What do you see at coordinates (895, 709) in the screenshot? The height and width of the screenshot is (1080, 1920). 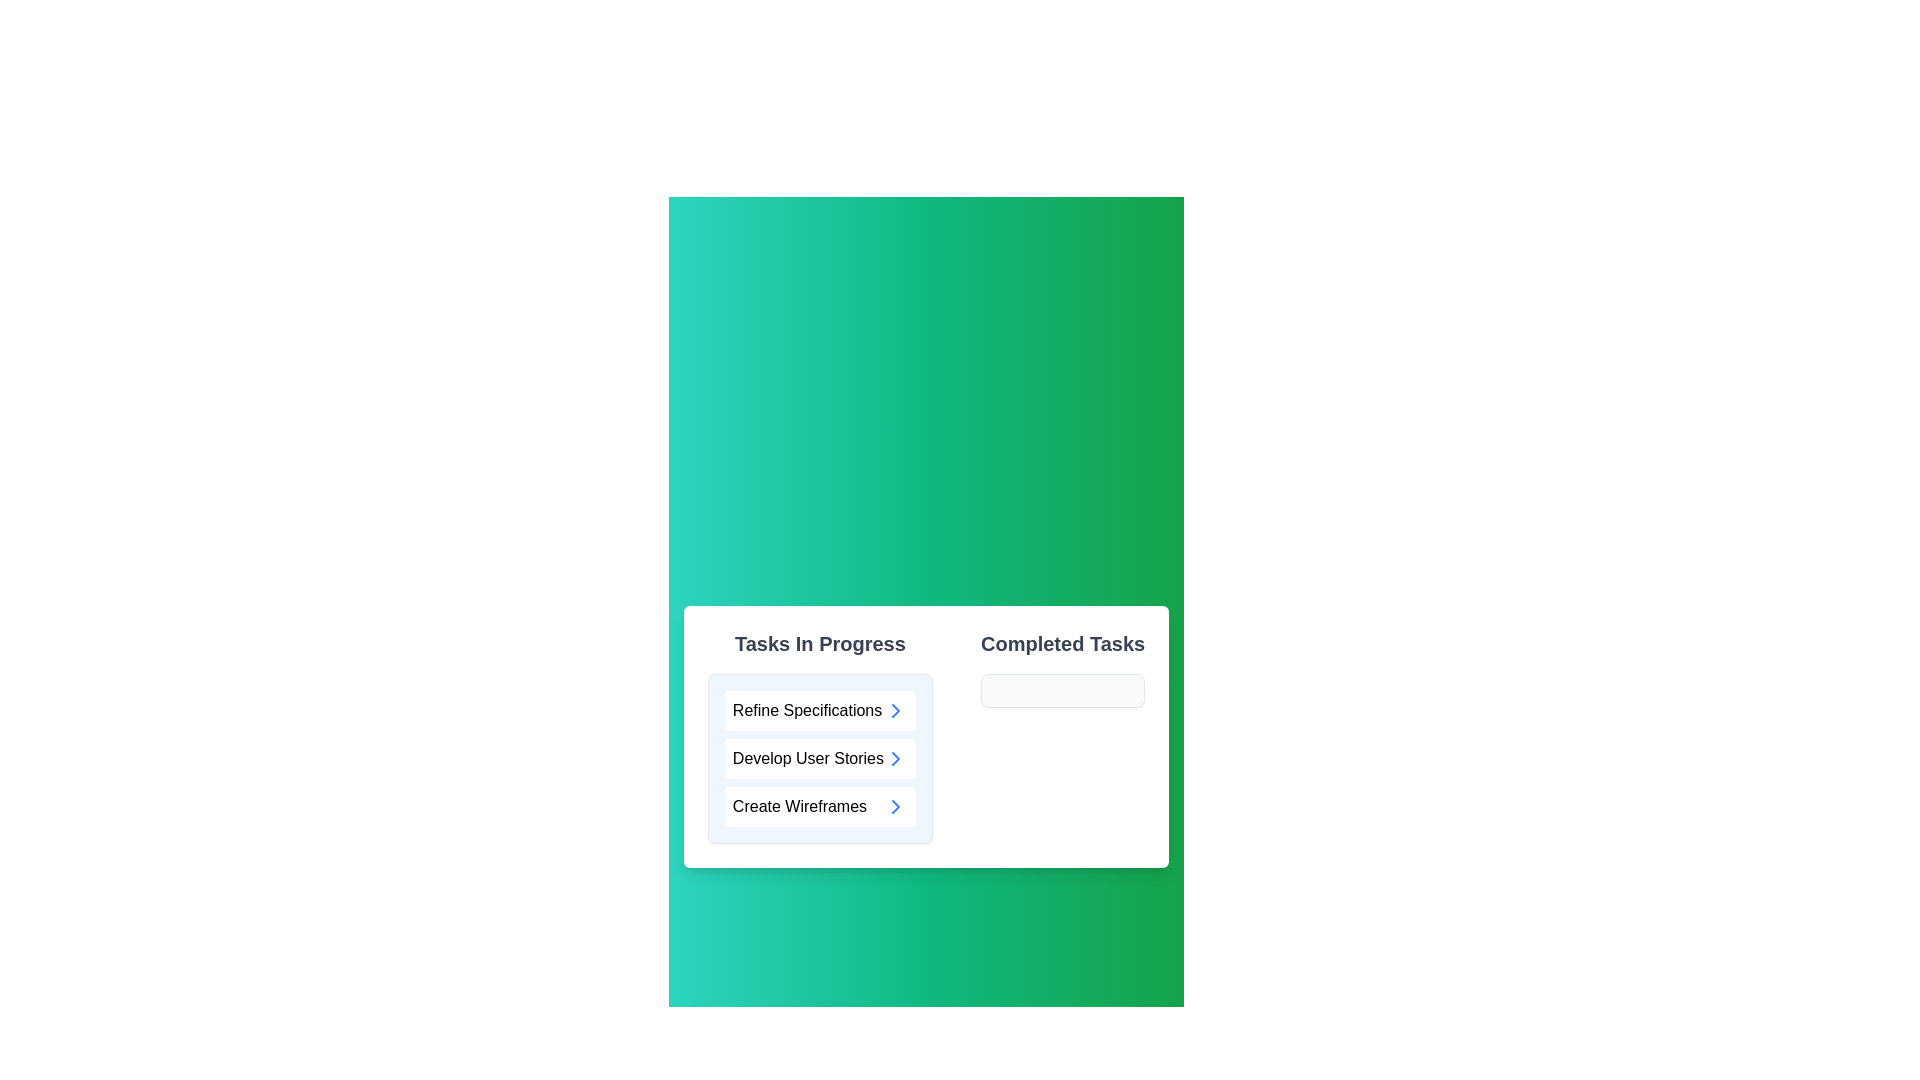 I see `arrow icon next to the task 'Refine Specifications' in the 'Tasks In Progress' list to move it to 'Completed Tasks'` at bounding box center [895, 709].